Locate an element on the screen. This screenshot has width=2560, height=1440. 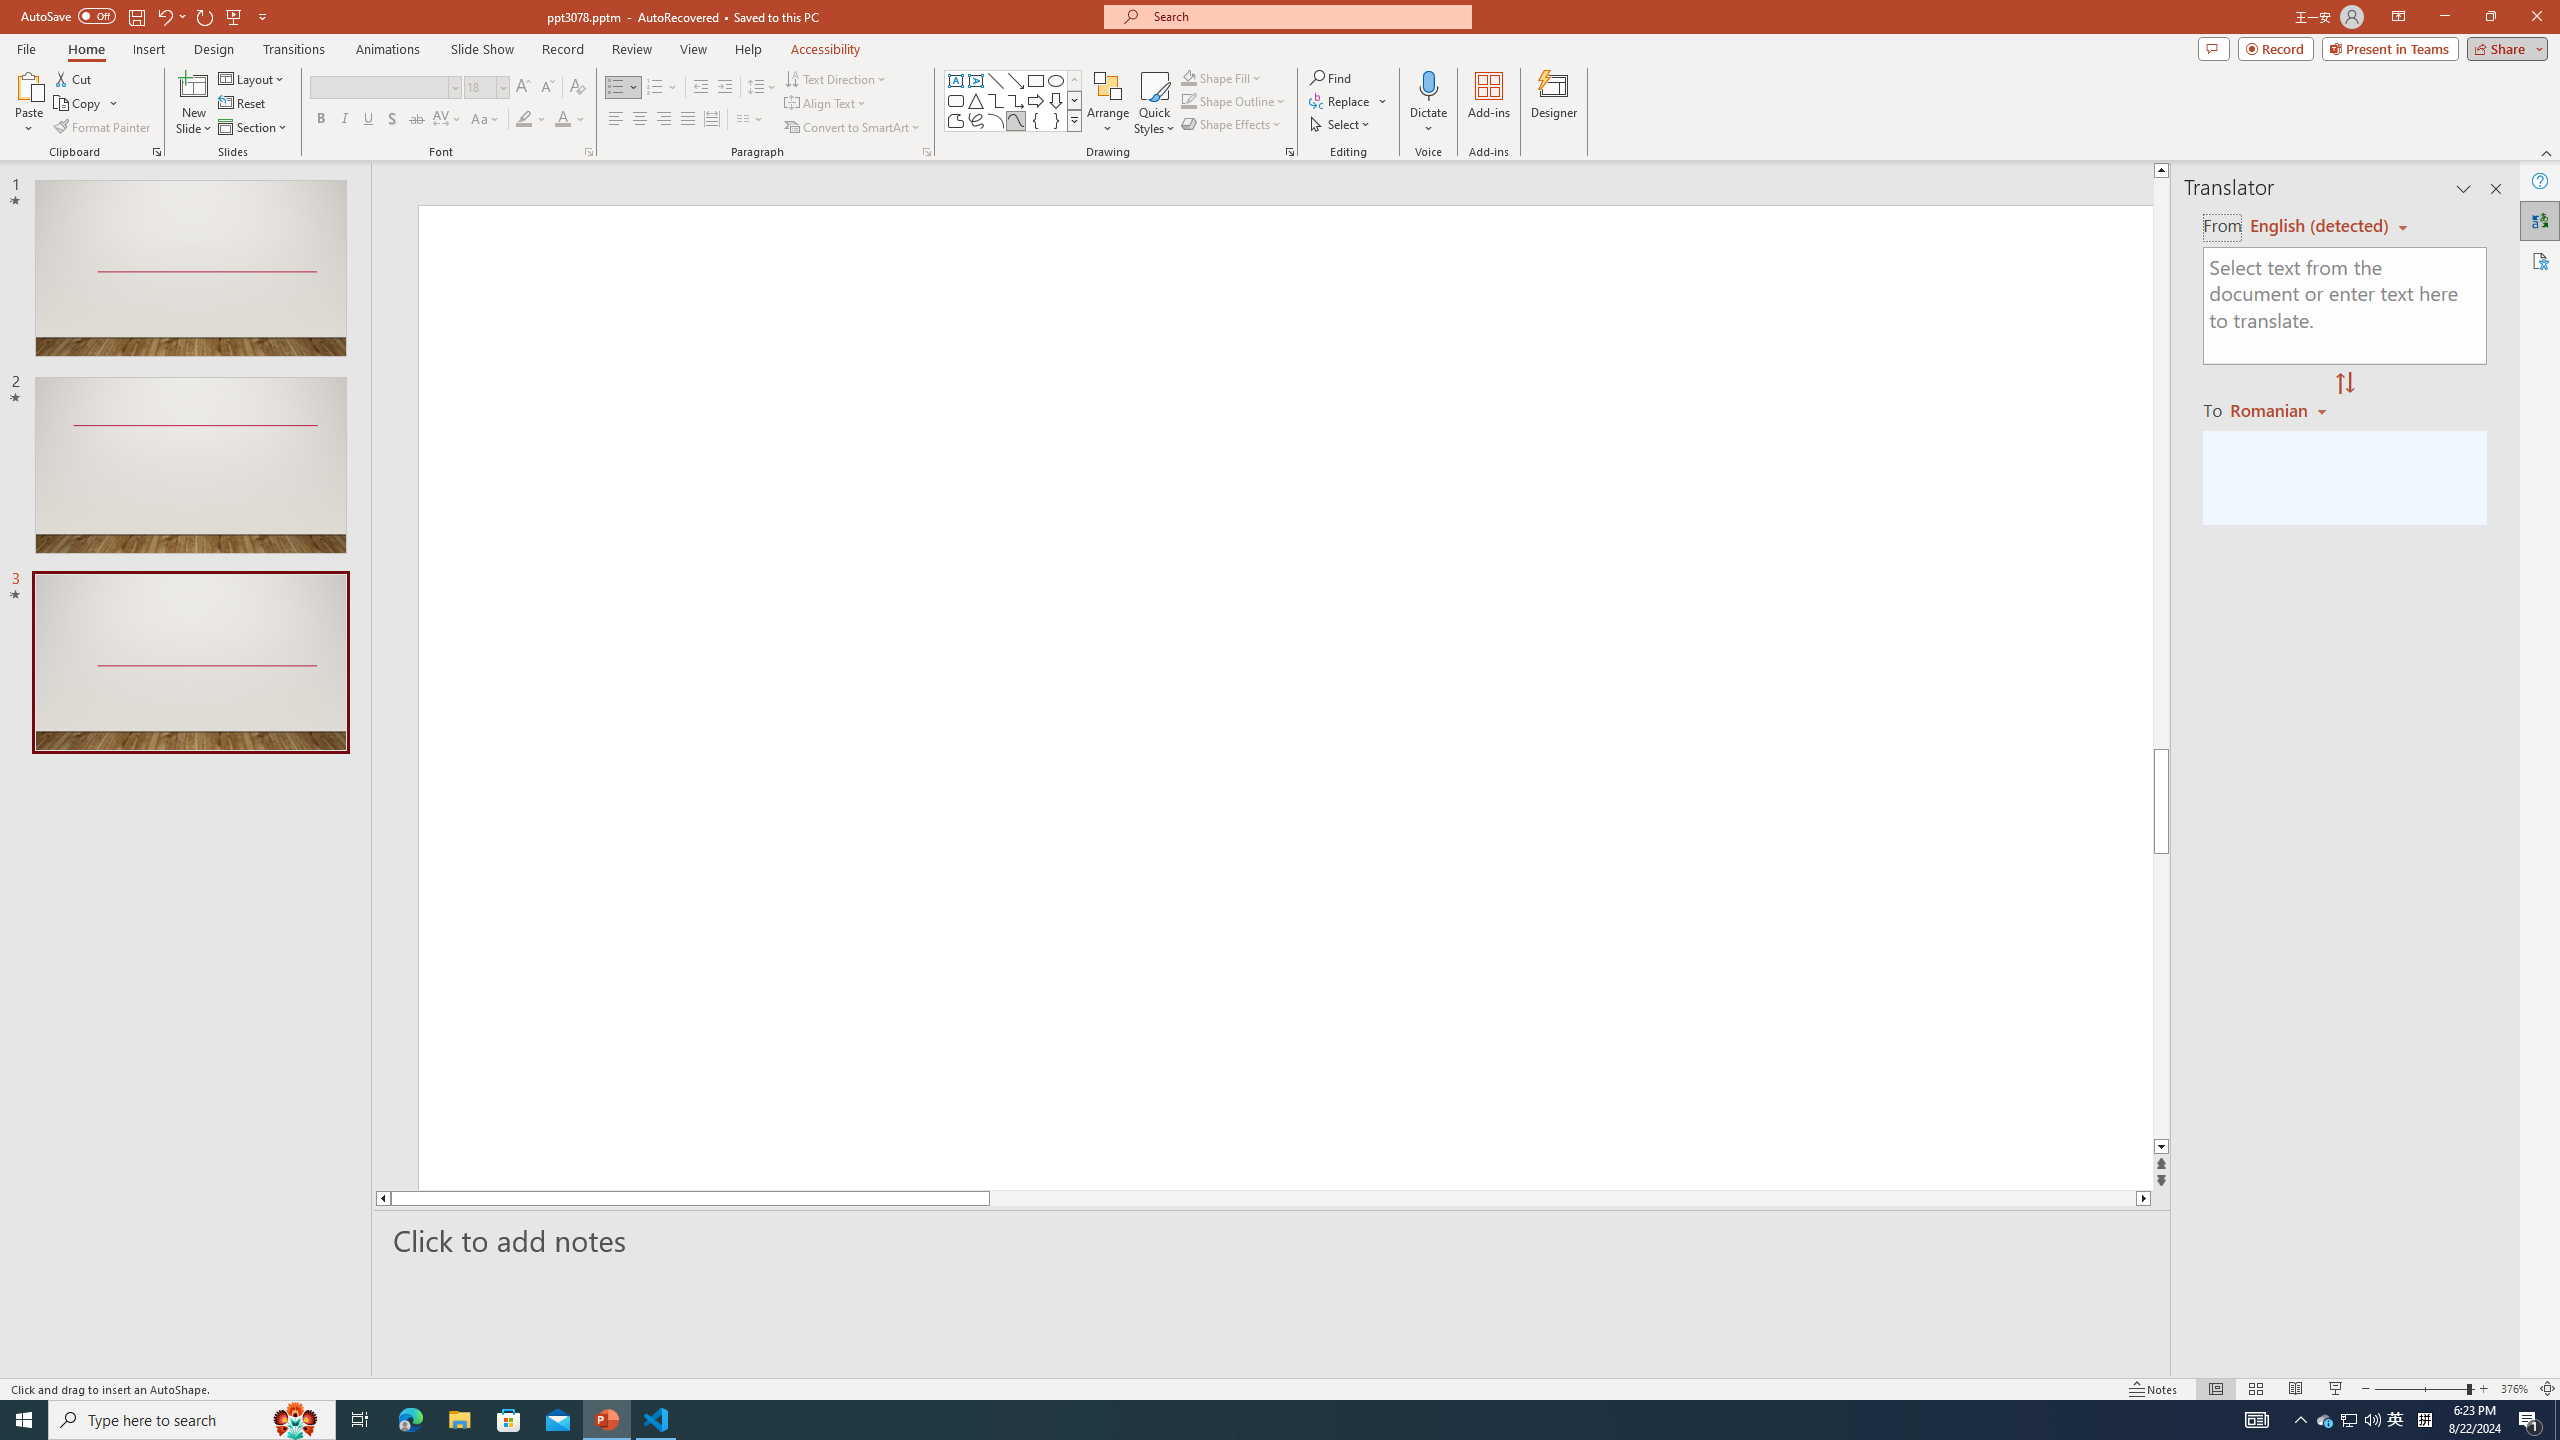
'Underline' is located at coordinates (367, 118).